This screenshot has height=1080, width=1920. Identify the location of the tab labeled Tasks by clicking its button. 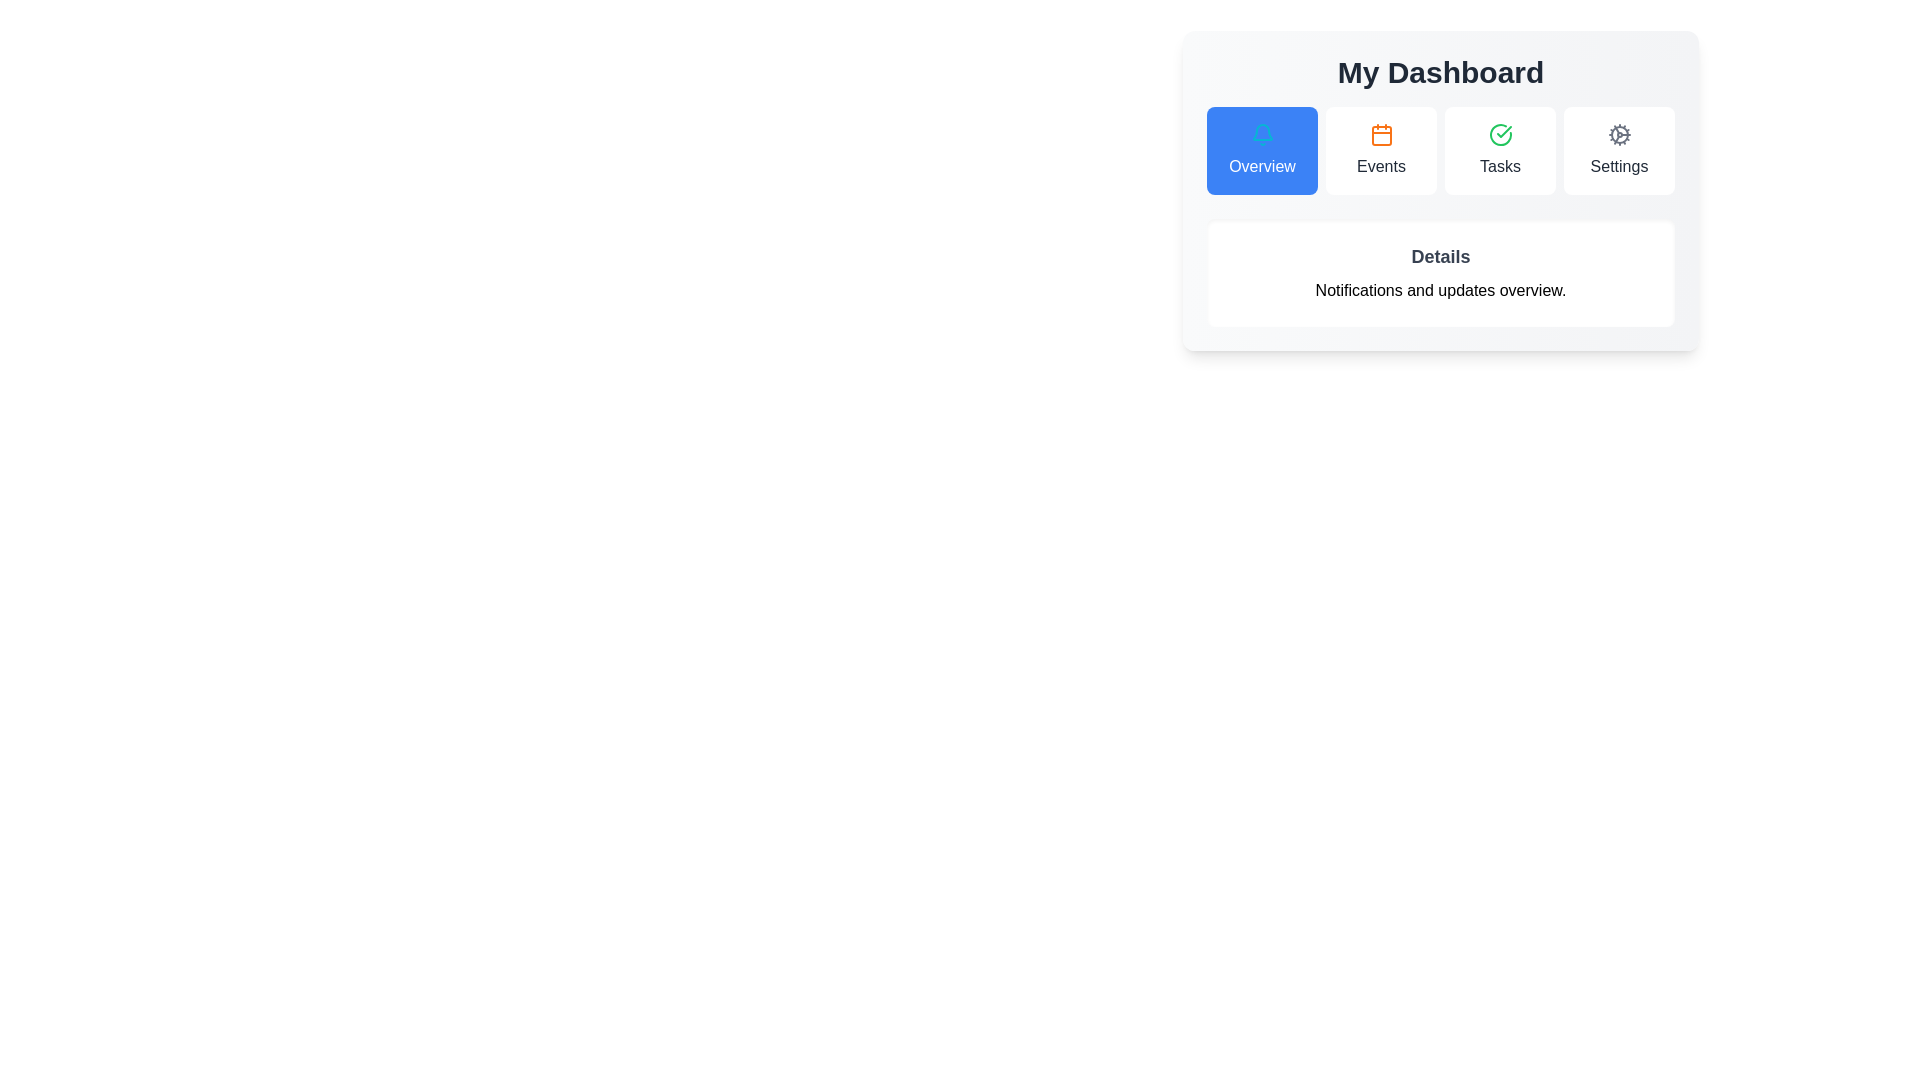
(1500, 149).